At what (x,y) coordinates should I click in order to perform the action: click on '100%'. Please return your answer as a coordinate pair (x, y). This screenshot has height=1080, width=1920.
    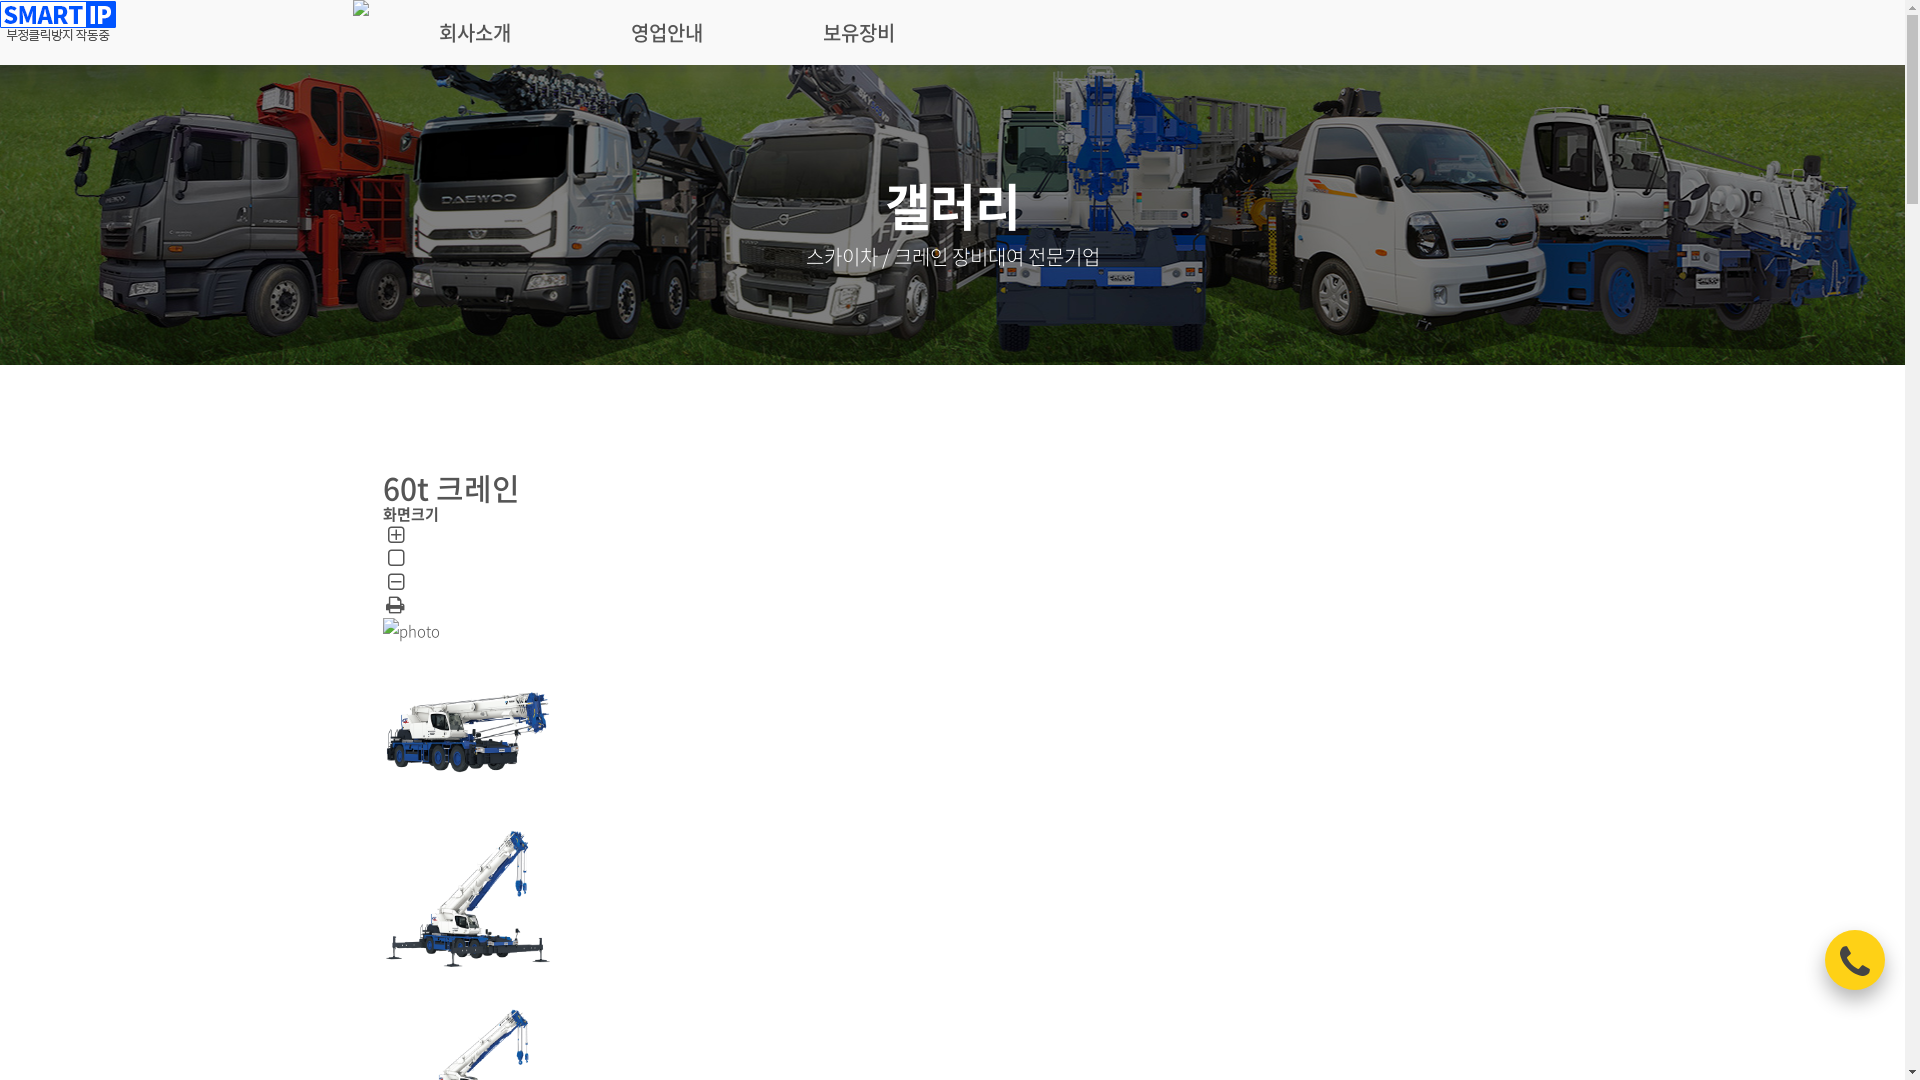
    Looking at the image, I should click on (395, 559).